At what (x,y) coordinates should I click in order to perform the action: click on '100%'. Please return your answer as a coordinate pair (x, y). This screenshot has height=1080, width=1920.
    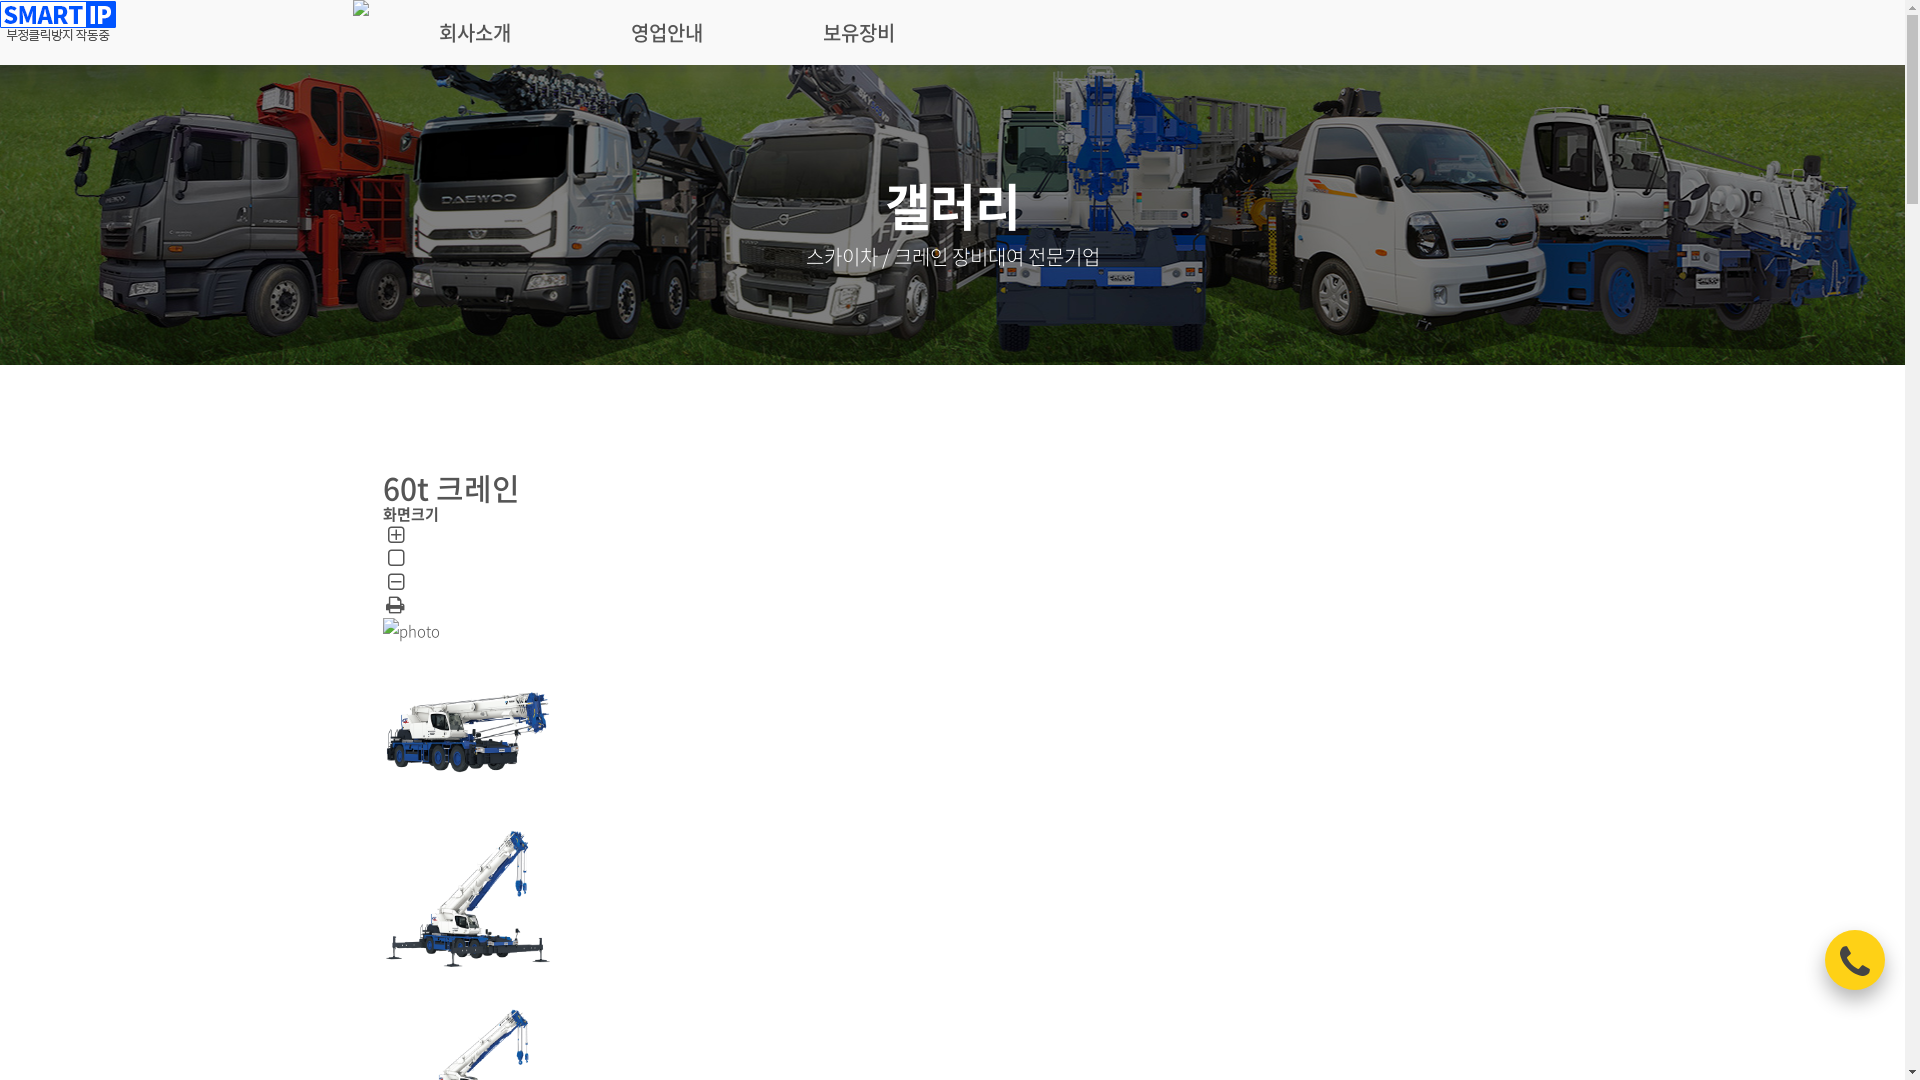
    Looking at the image, I should click on (395, 559).